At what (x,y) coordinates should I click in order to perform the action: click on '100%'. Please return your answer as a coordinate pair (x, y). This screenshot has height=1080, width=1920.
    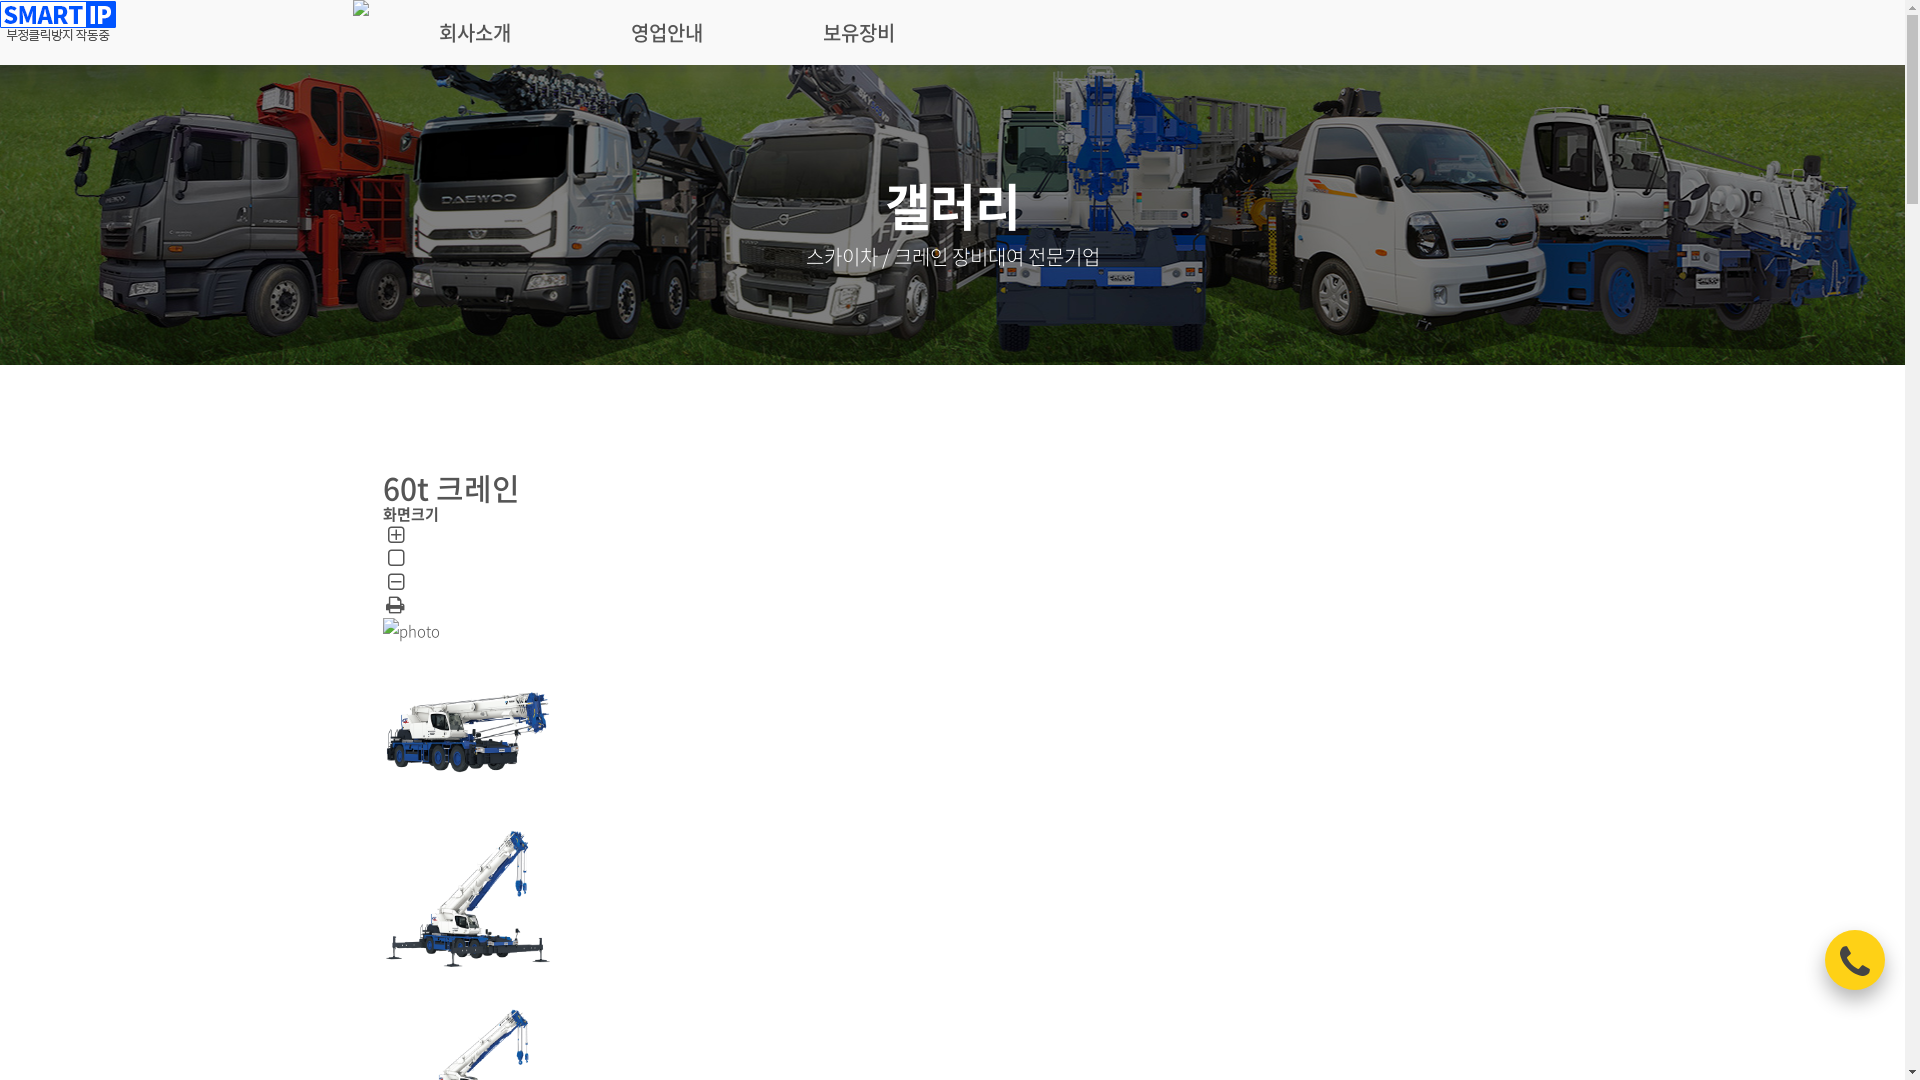
    Looking at the image, I should click on (395, 559).